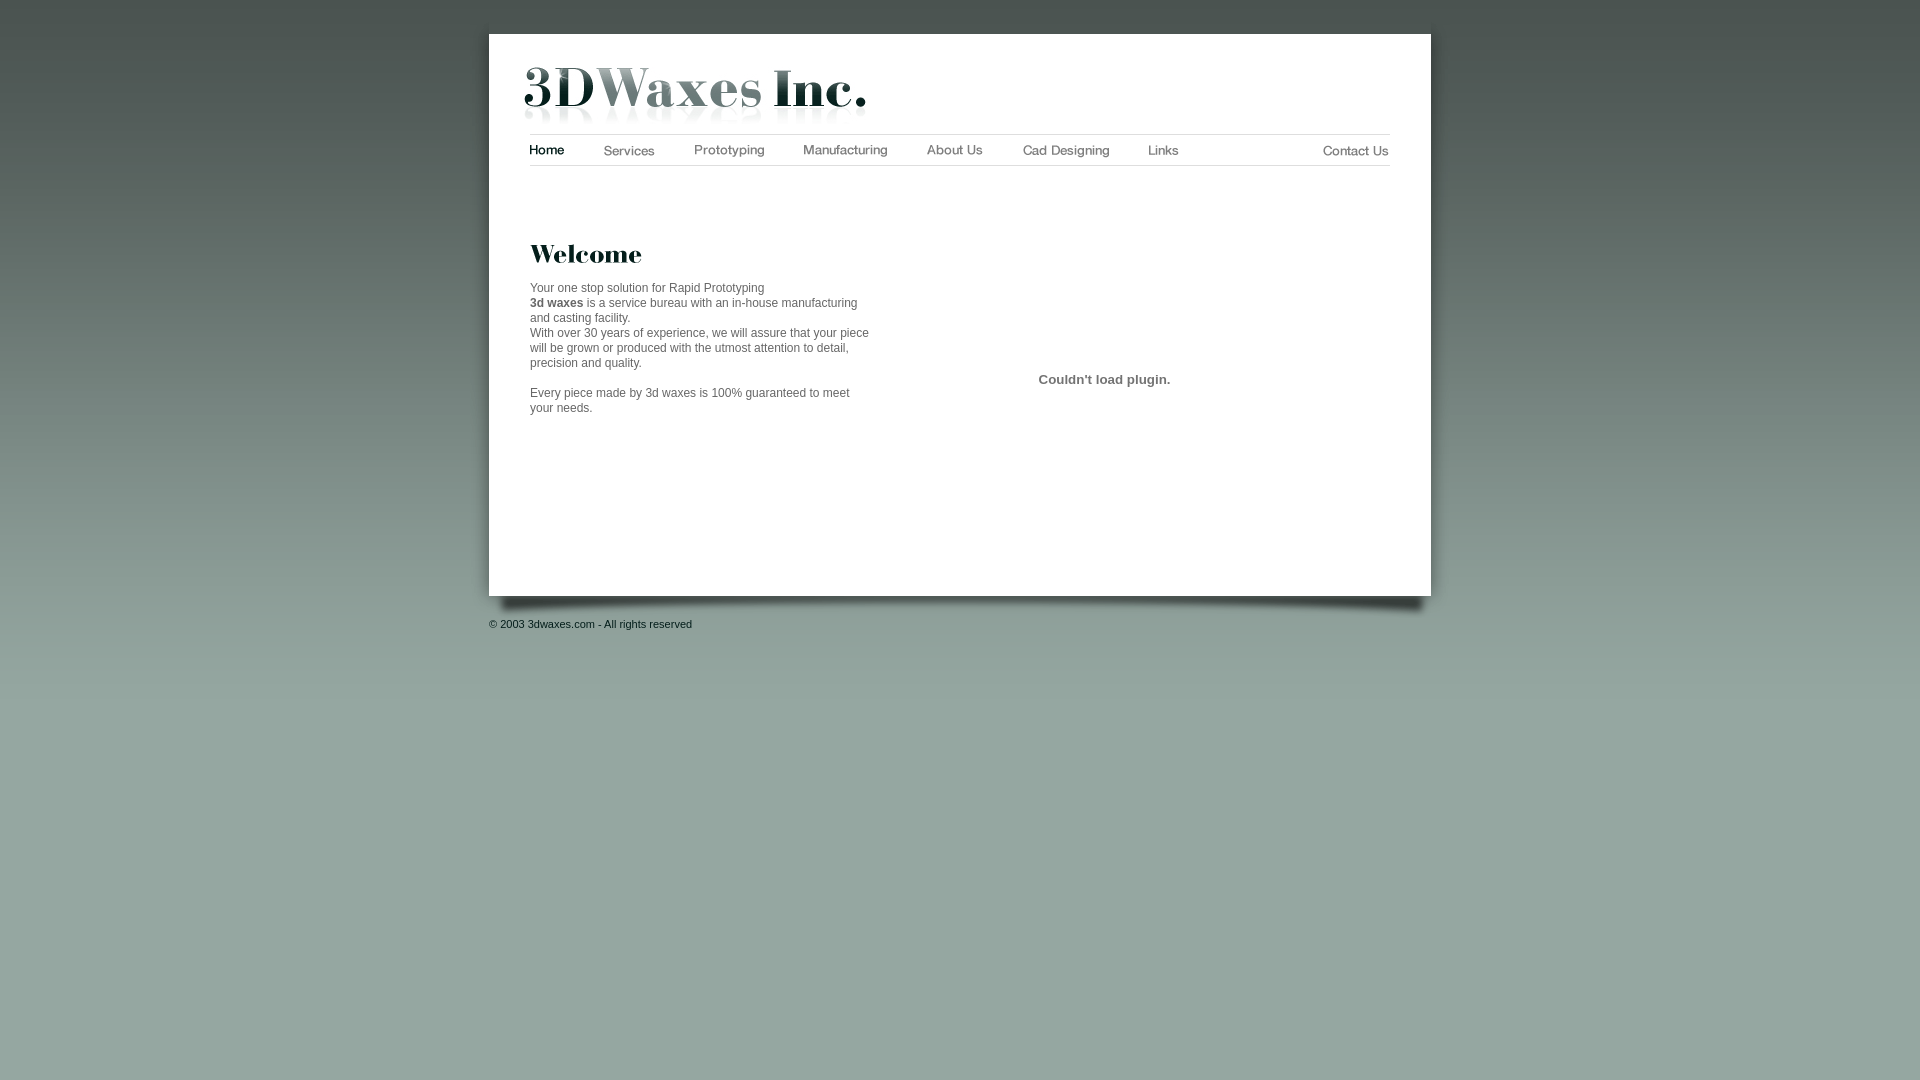 This screenshot has height=1080, width=1920. I want to click on 'Cad Designing', so click(1064, 150).